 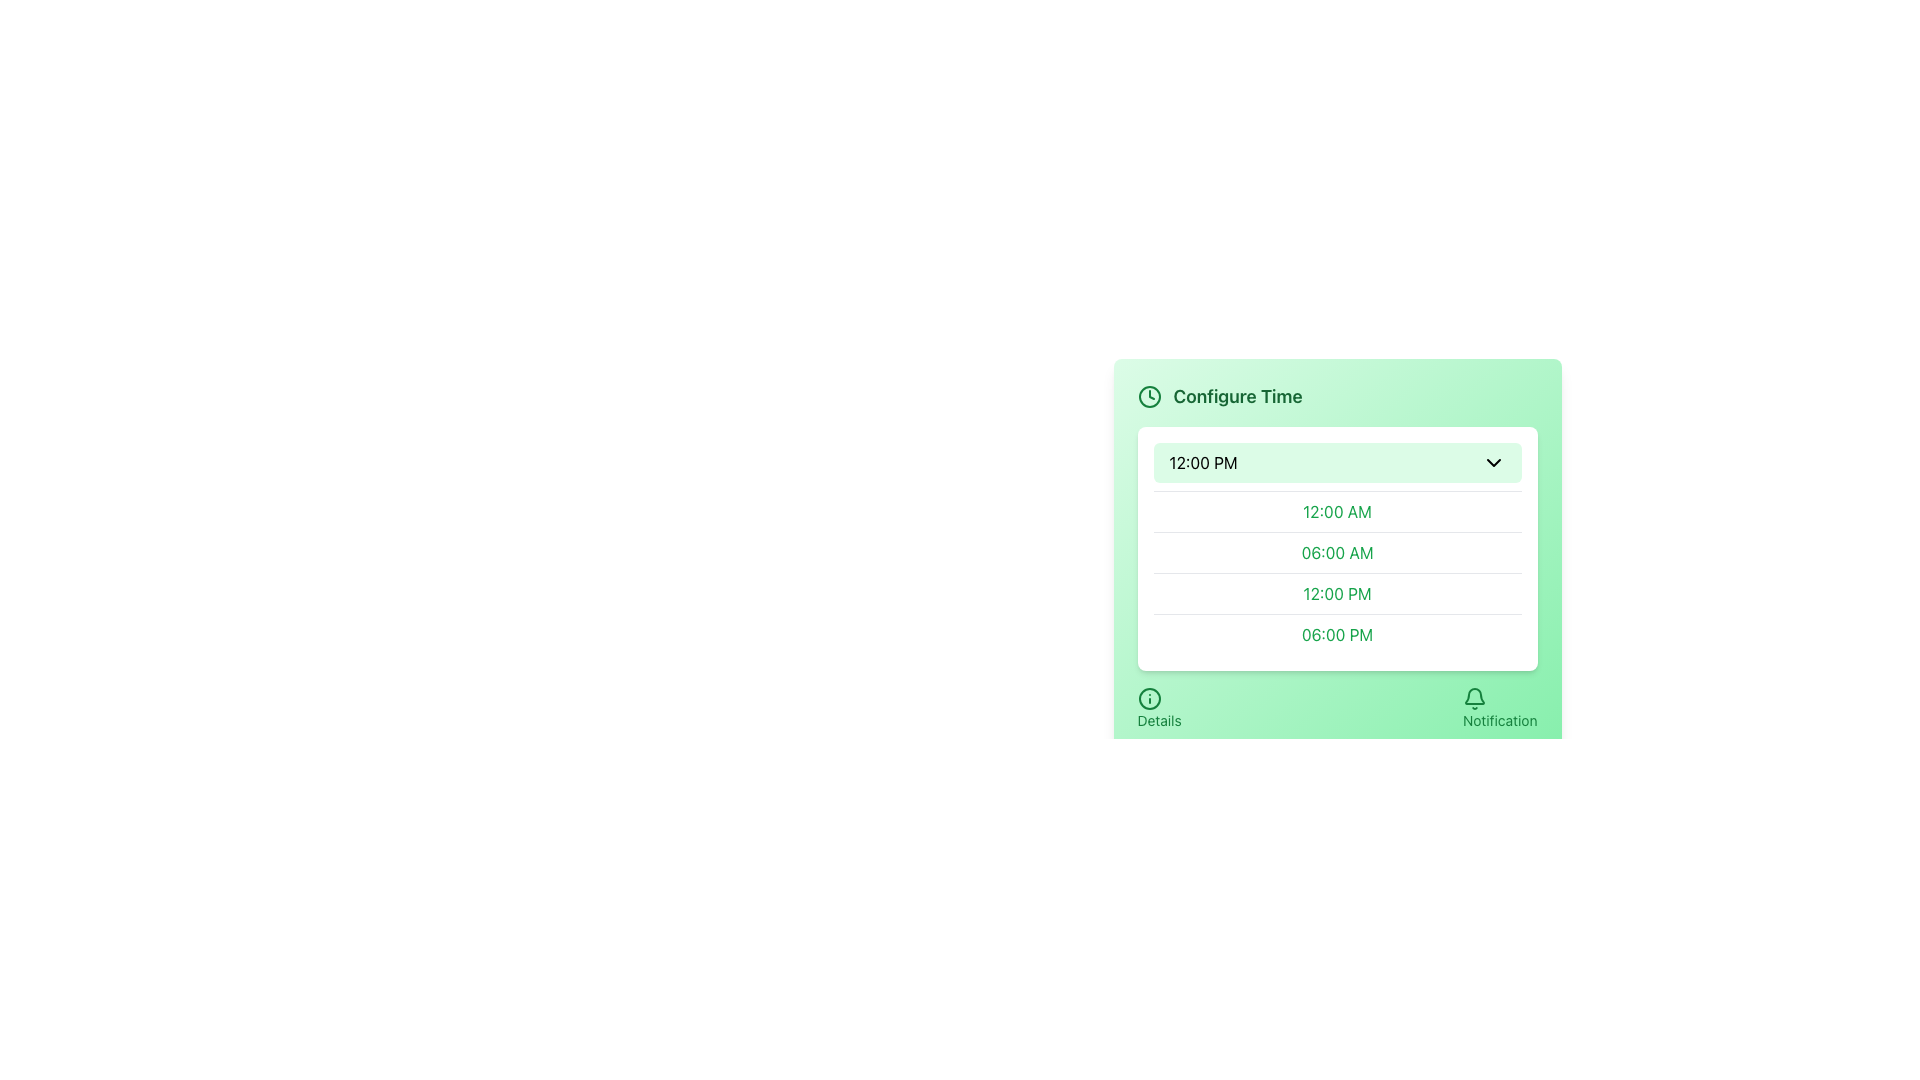 I want to click on the dropdown menu located centrally within the card component, so click(x=1337, y=535).